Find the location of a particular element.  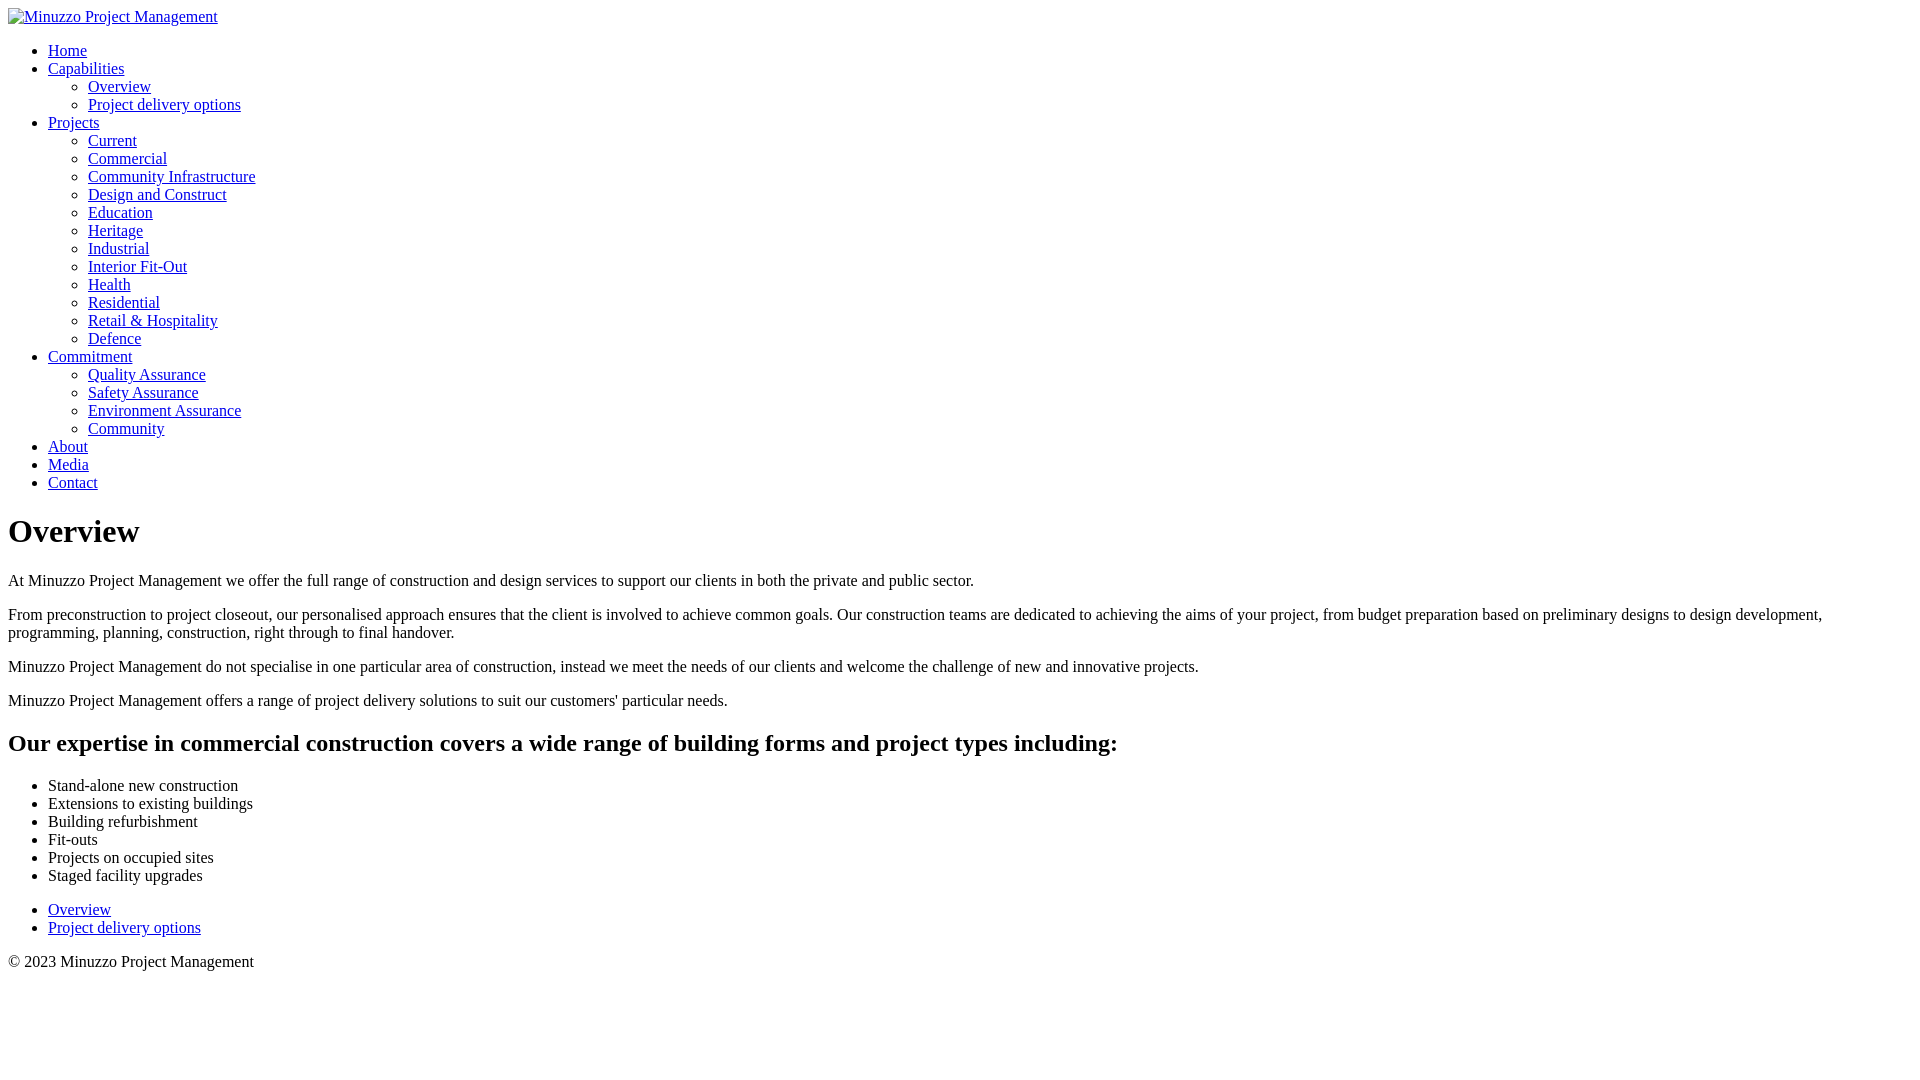

'Safety Assurance' is located at coordinates (86, 392).